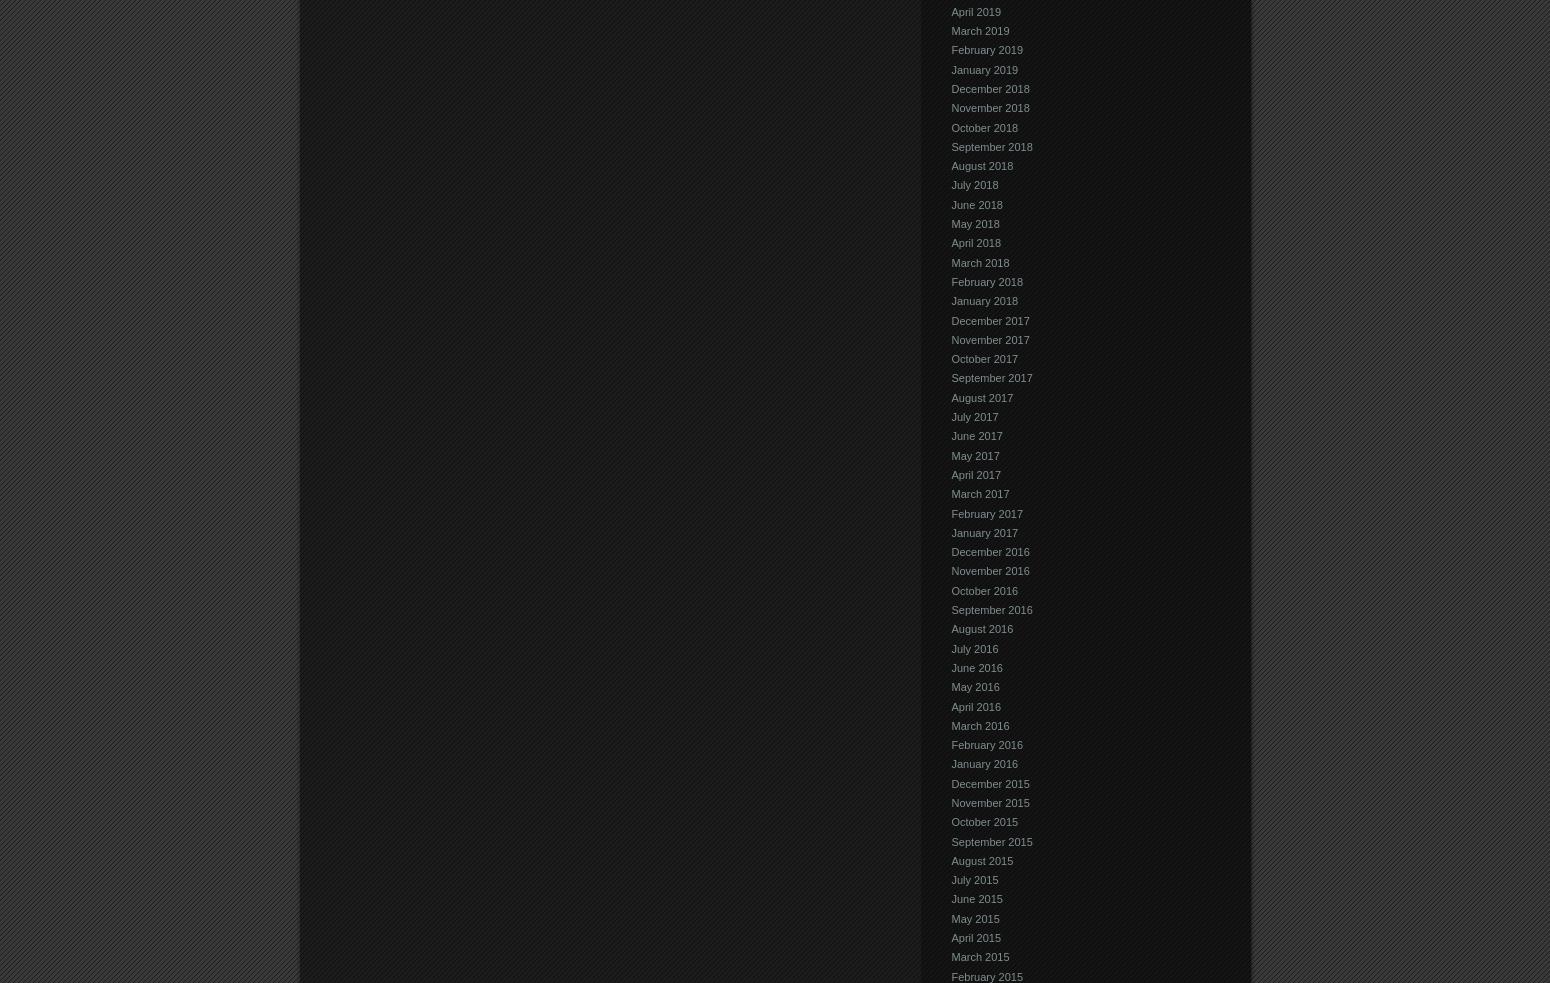  Describe the element at coordinates (980, 860) in the screenshot. I see `'August 2015'` at that location.